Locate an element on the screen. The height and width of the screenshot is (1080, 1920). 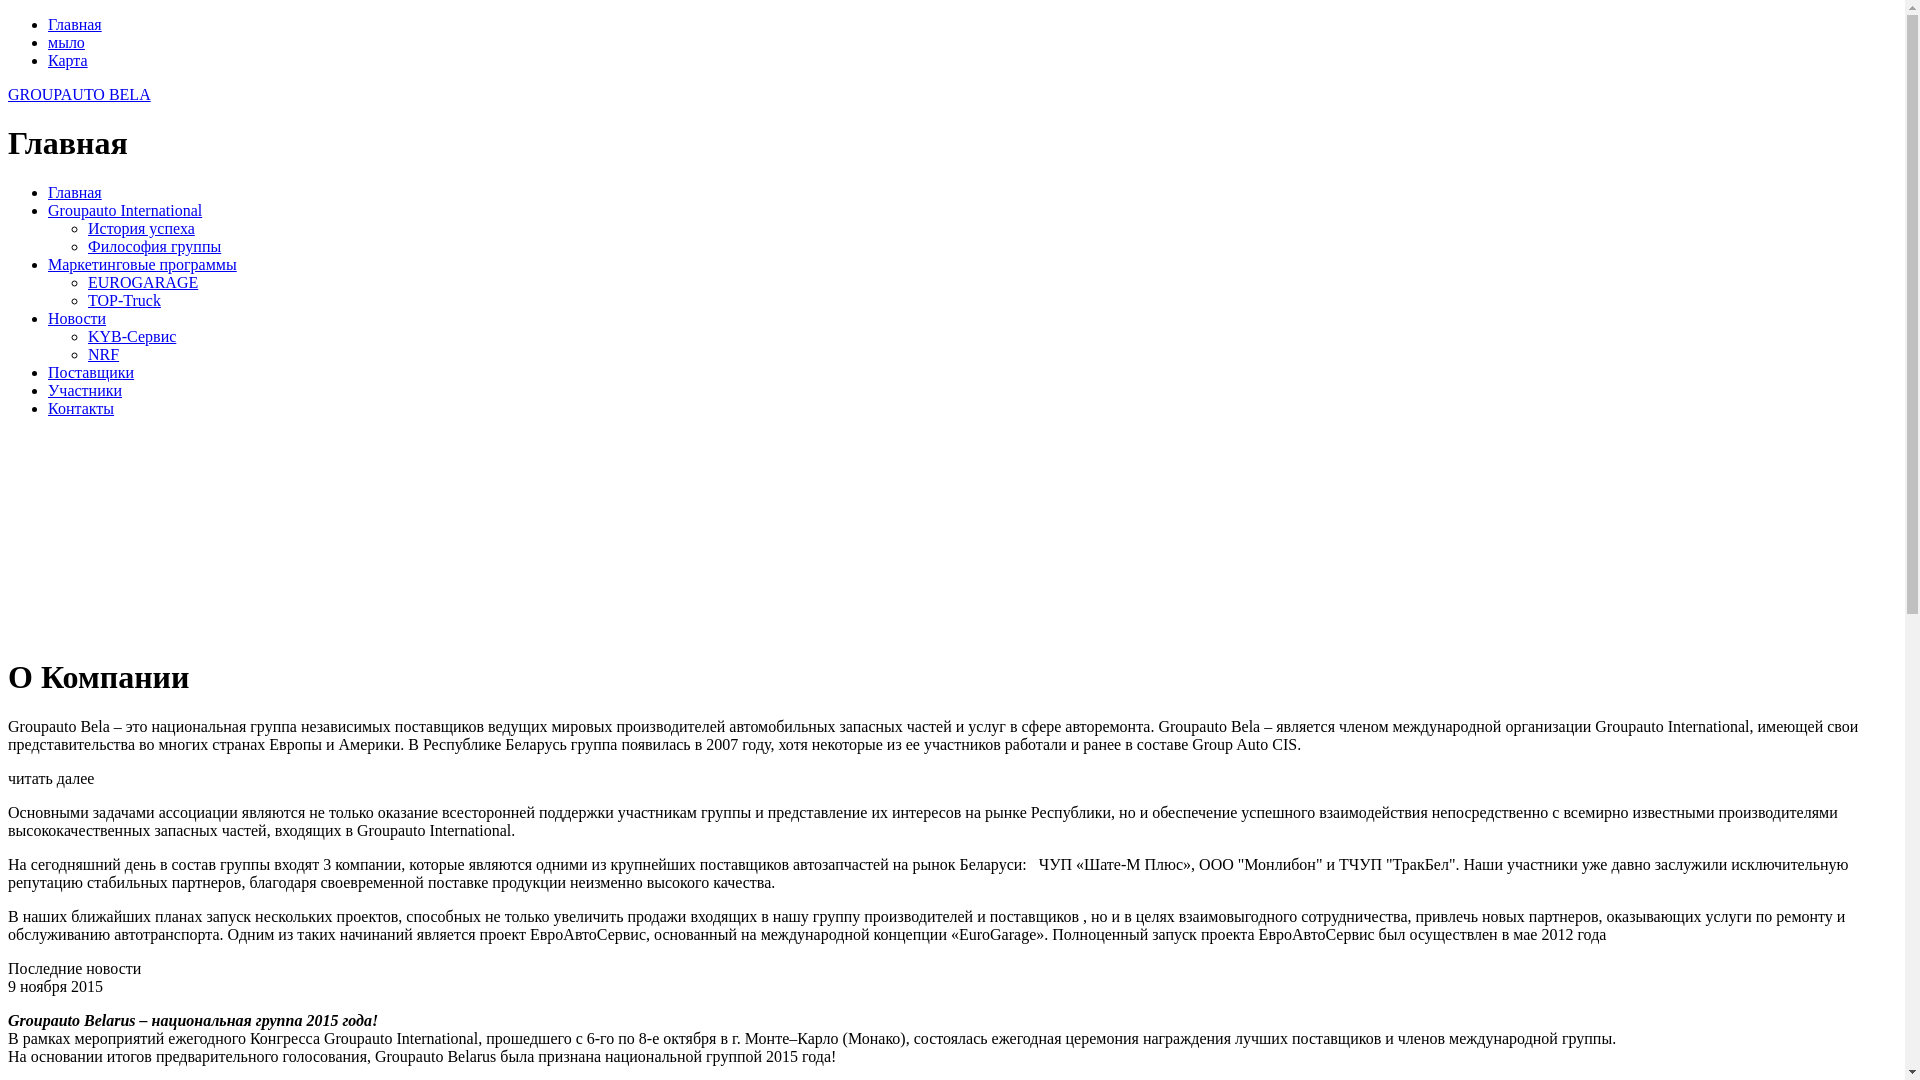
'EUROGARAGE' is located at coordinates (142, 282).